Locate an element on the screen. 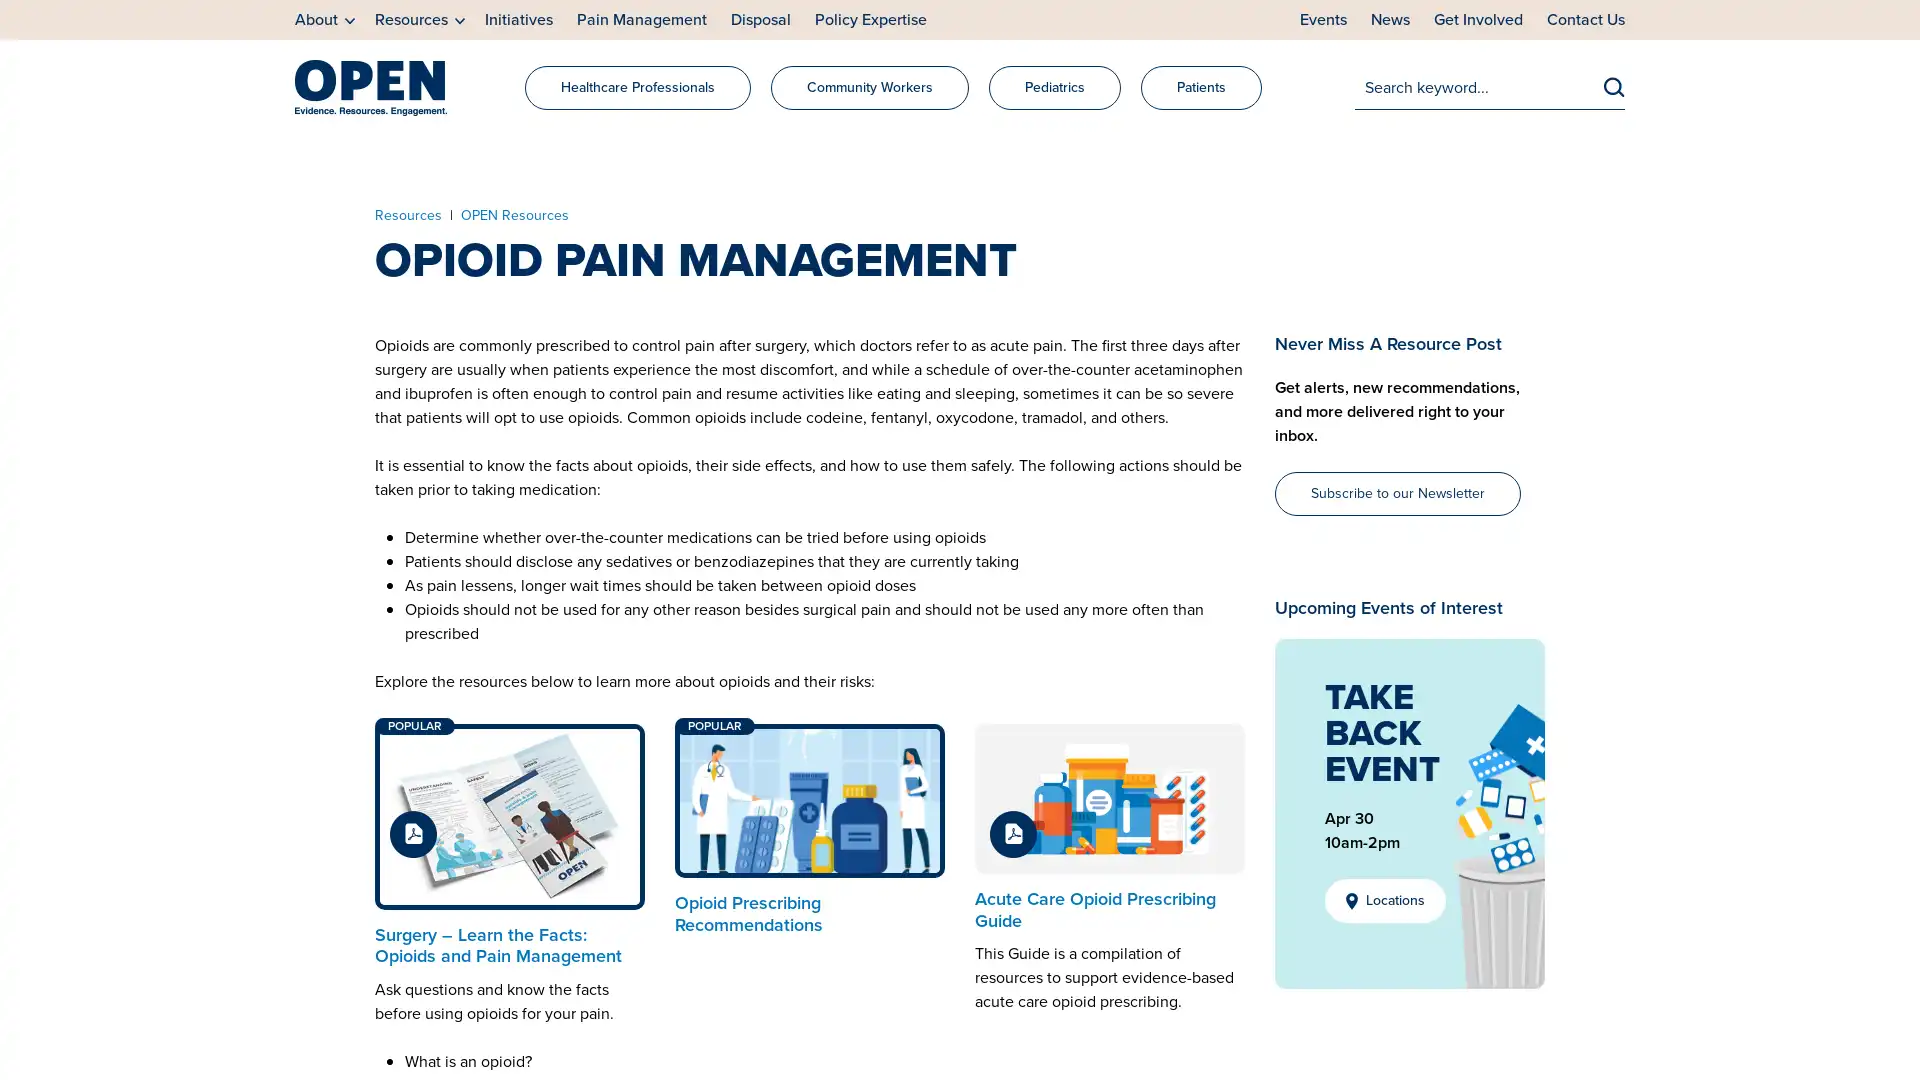  About is located at coordinates (325, 20).